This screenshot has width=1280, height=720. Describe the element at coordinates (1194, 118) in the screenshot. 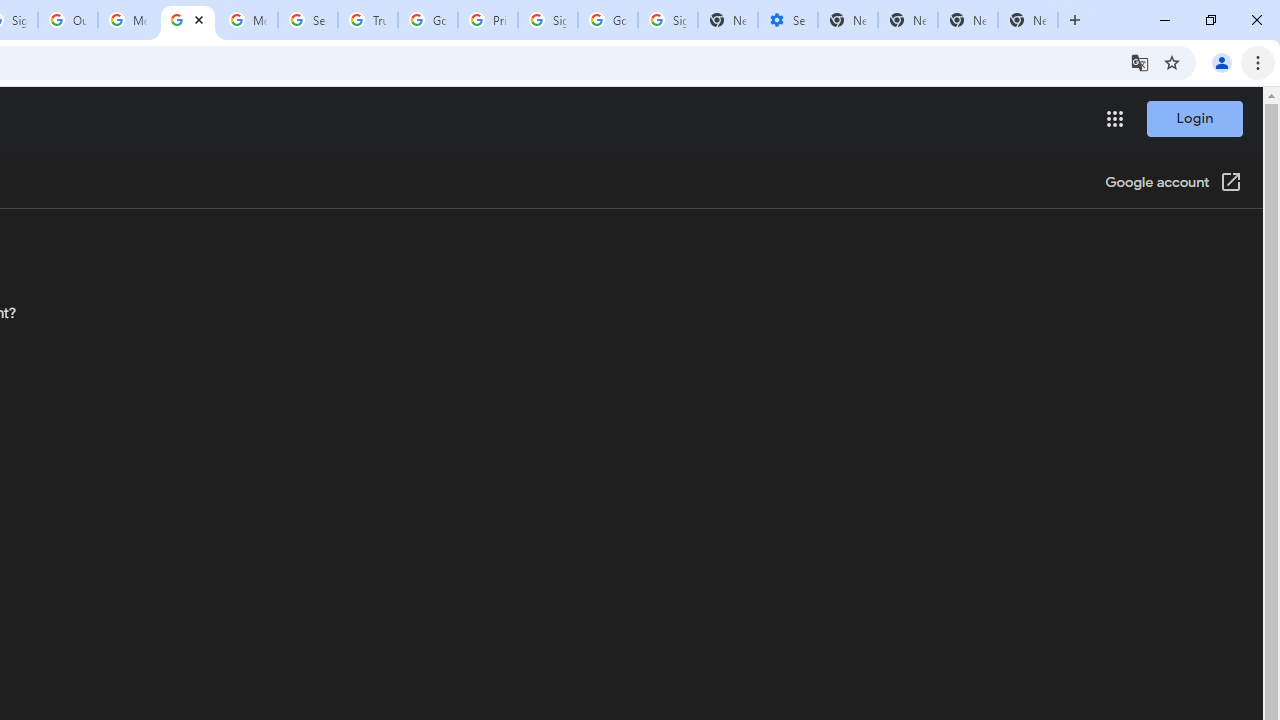

I see `'Login'` at that location.